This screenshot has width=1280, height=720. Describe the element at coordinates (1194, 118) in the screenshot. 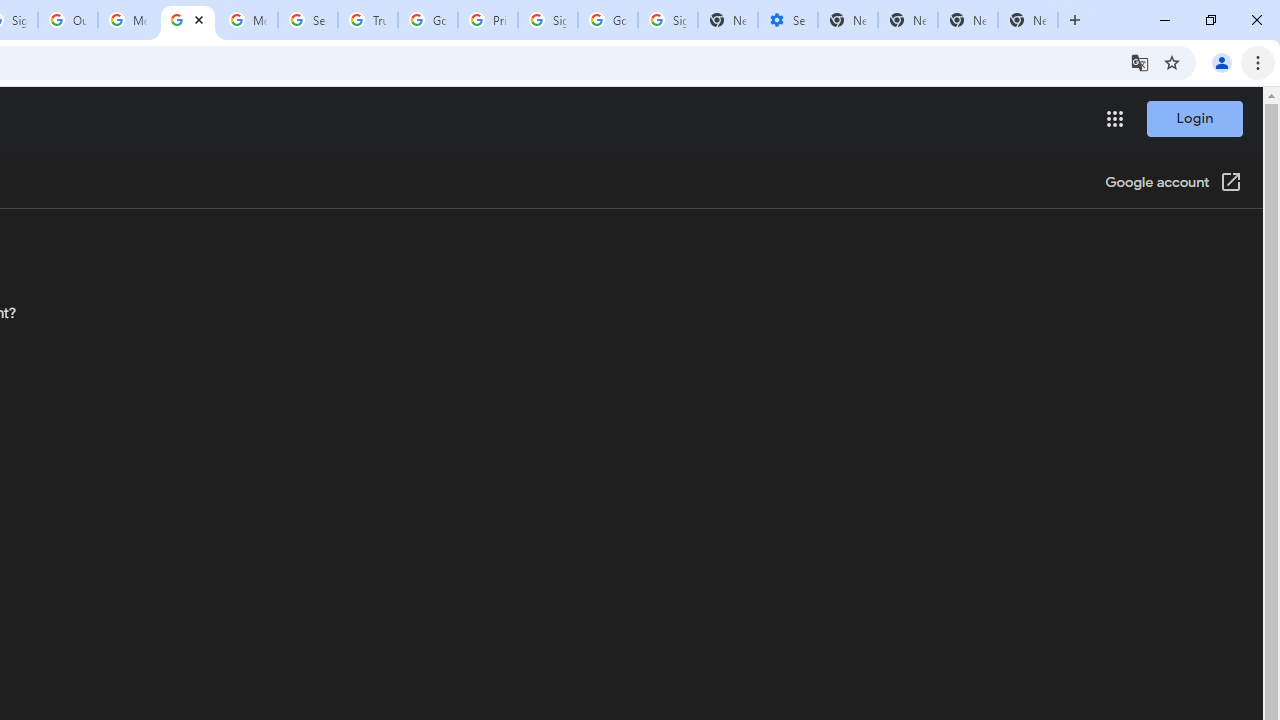

I see `'Login'` at that location.